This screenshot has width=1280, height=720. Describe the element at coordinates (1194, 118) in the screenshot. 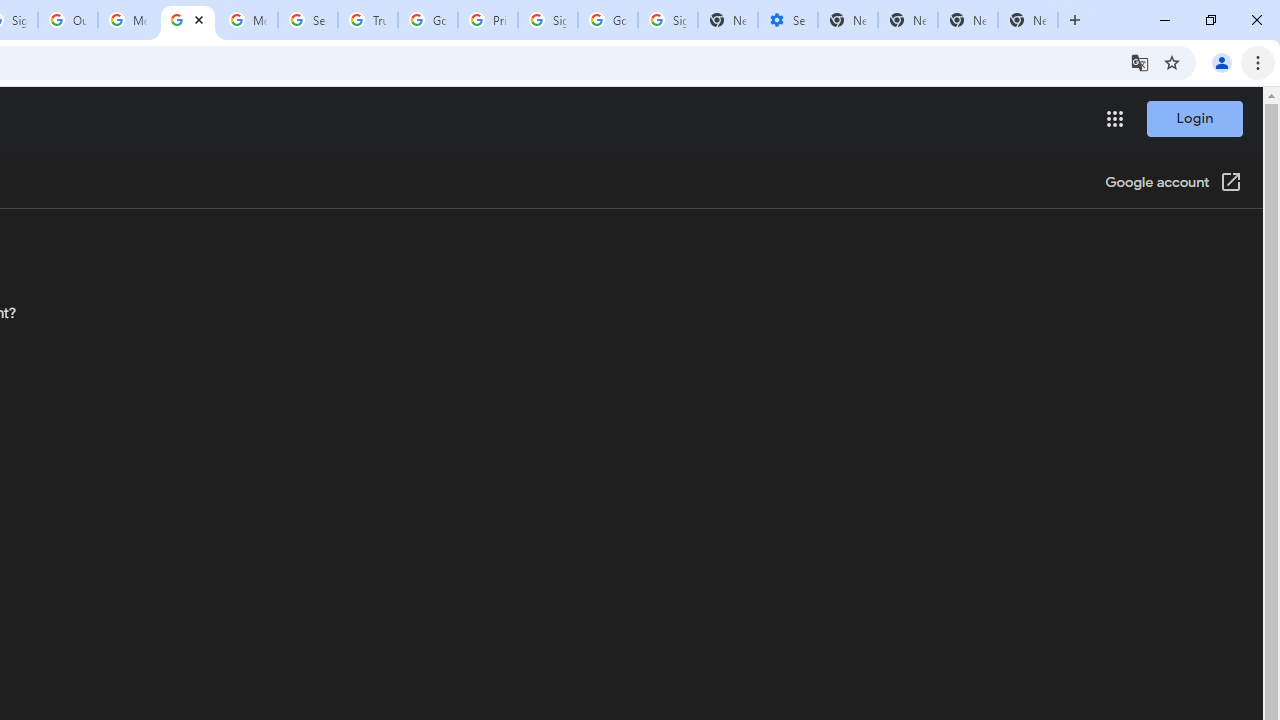

I see `'Login'` at that location.